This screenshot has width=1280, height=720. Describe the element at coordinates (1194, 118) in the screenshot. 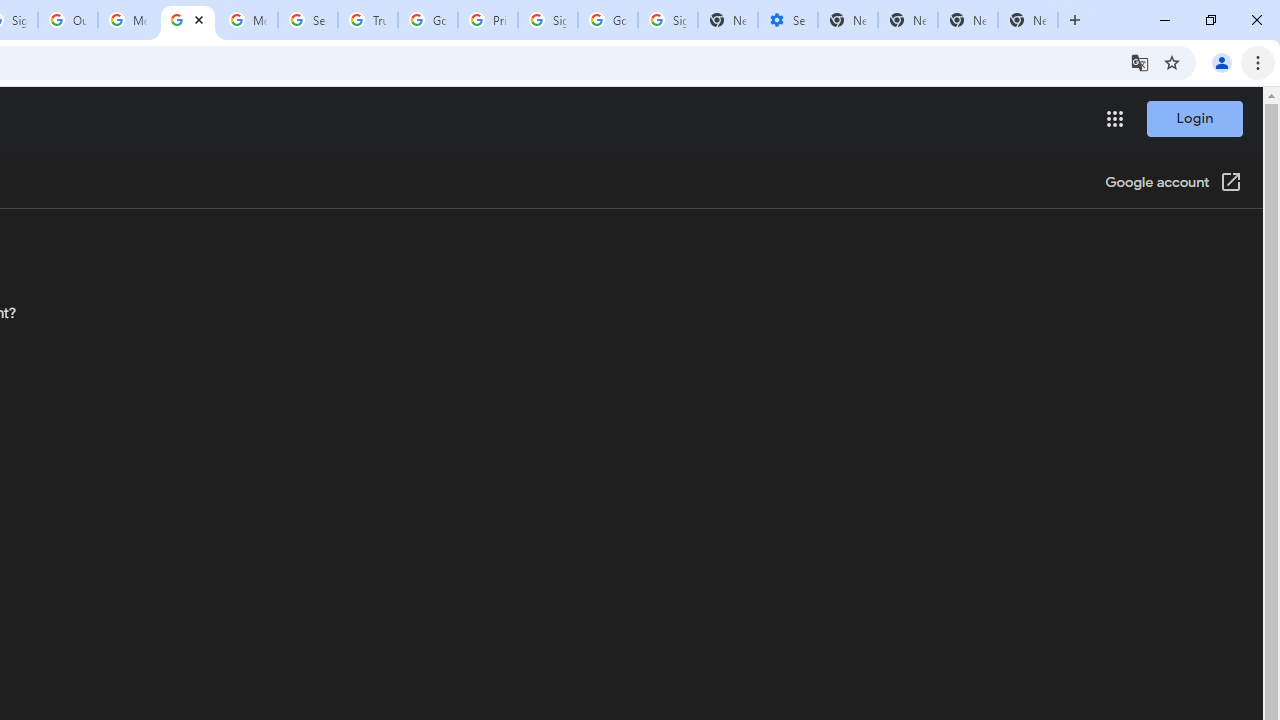

I see `'Login'` at that location.